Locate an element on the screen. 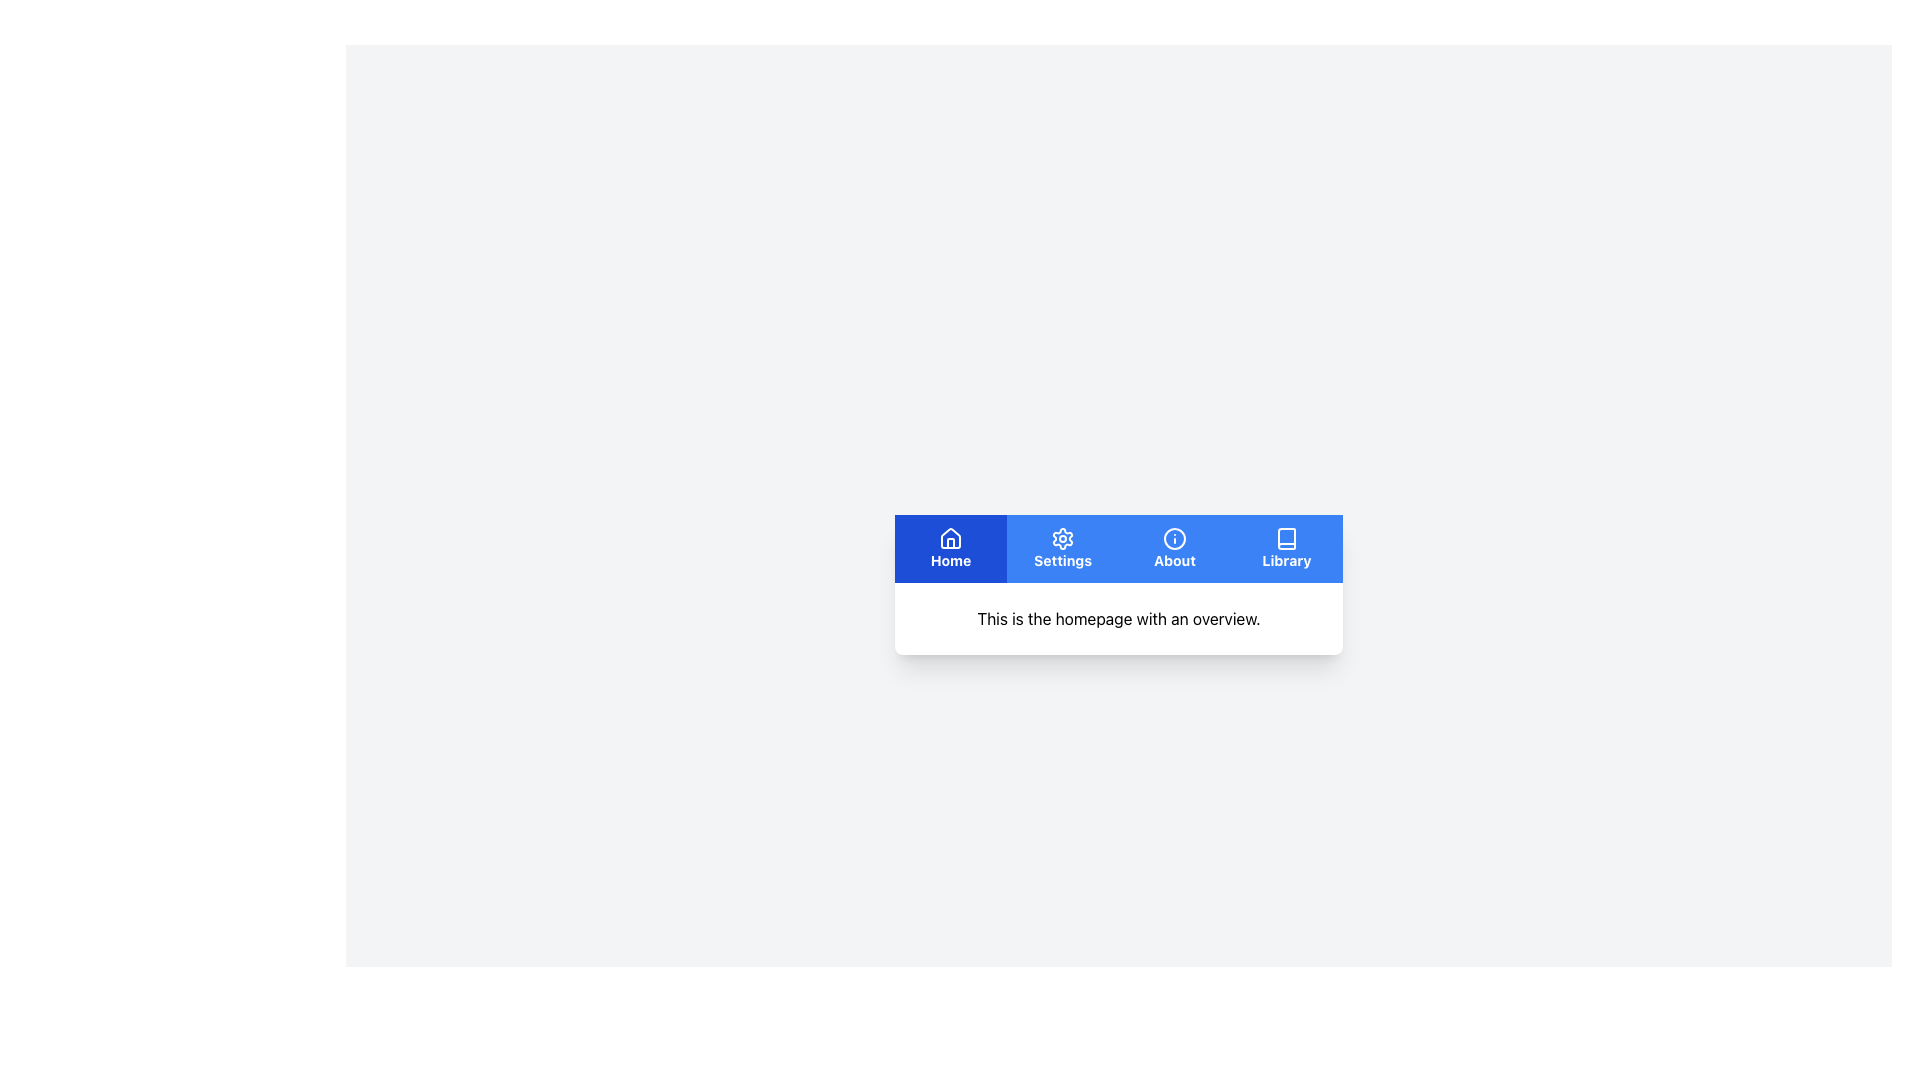 This screenshot has width=1920, height=1080. the bottom interior part of the house icon in the 'Home' section of the navigation menu is located at coordinates (949, 543).